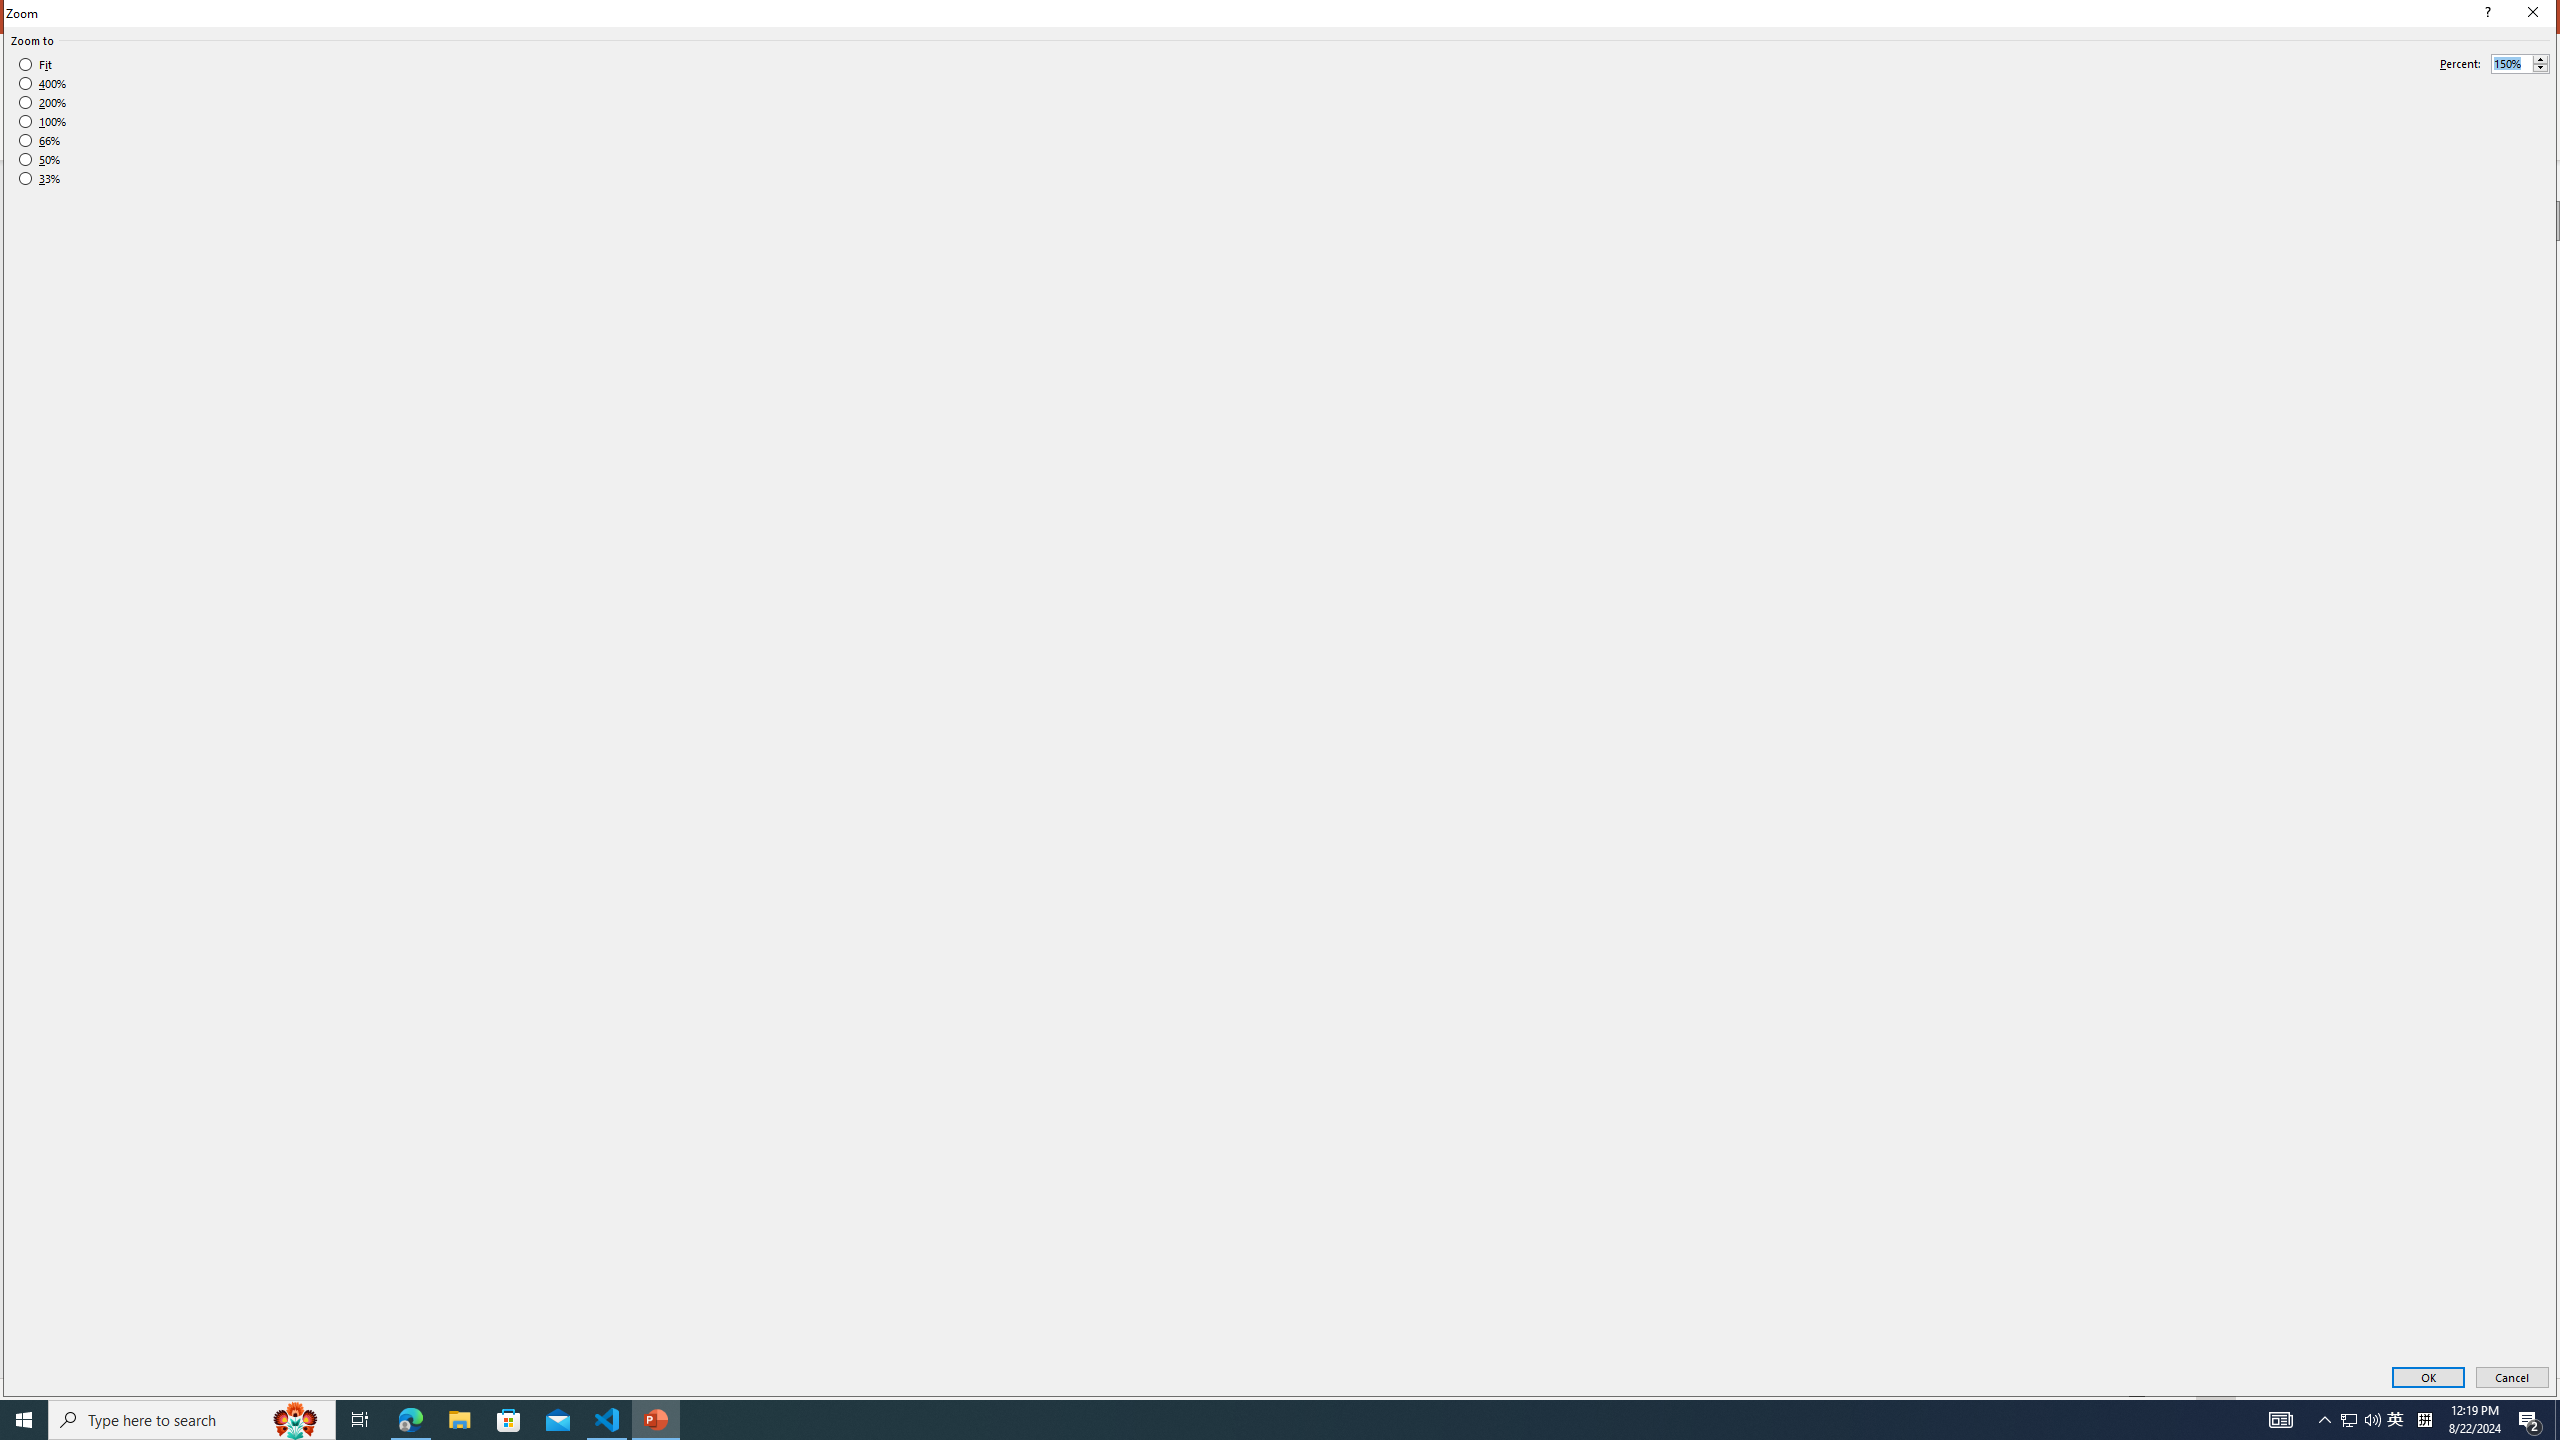  I want to click on 'Fit', so click(34, 65).